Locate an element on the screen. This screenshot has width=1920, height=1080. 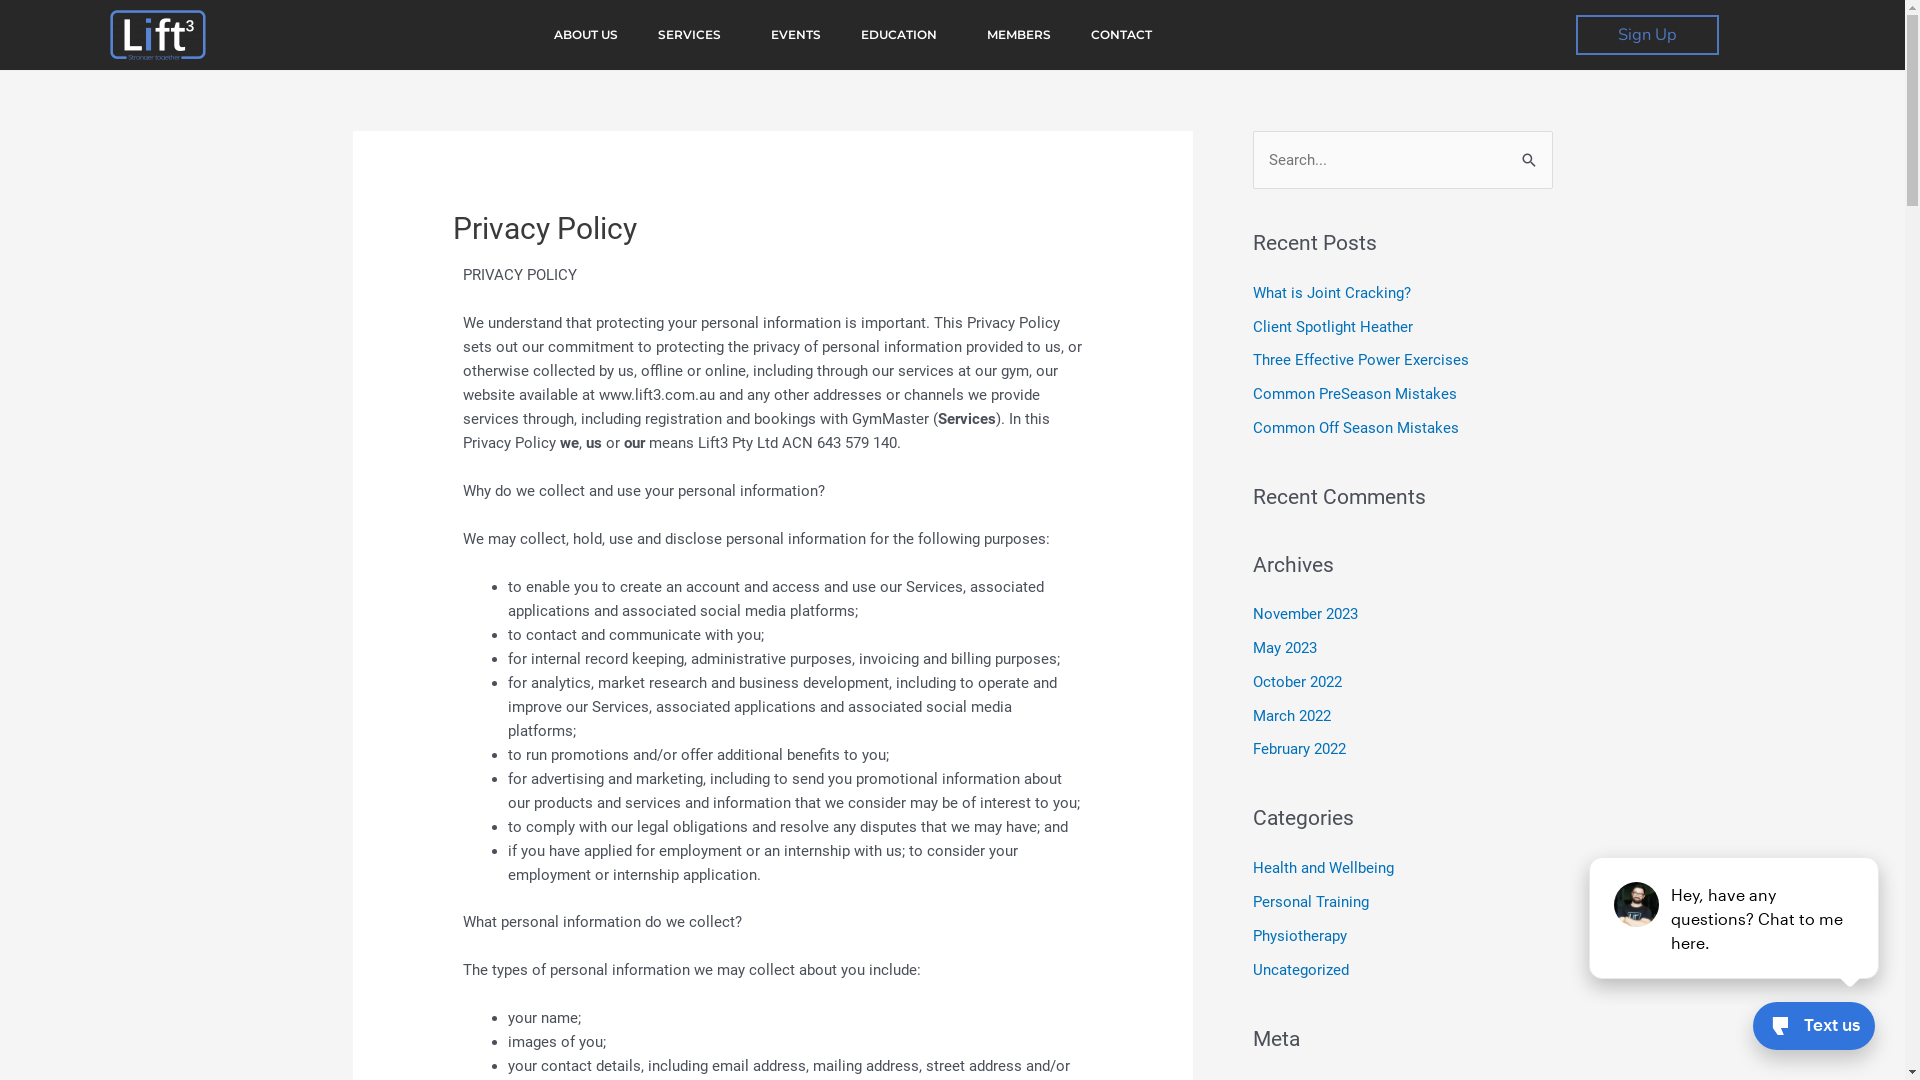
'What is Joint Cracking?' is located at coordinates (1330, 293).